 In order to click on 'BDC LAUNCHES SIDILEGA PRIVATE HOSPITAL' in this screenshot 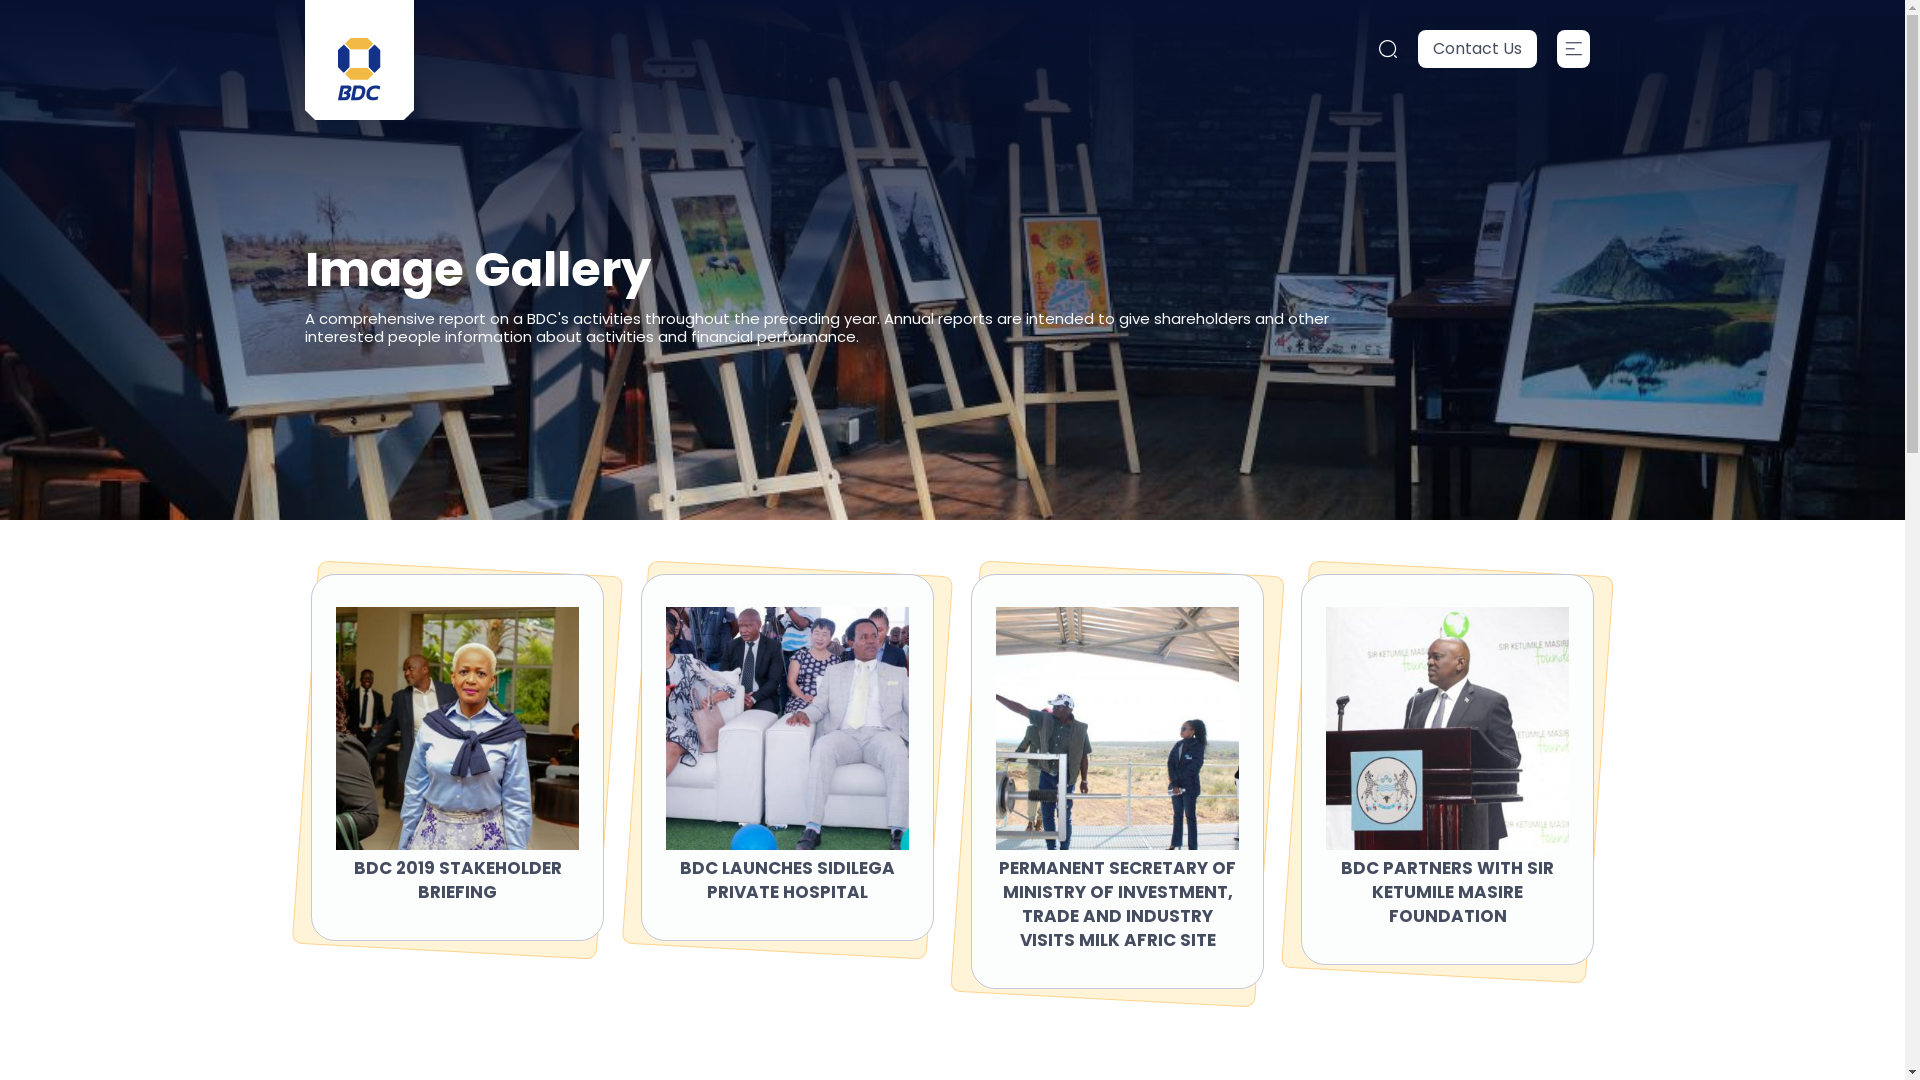, I will do `click(786, 878)`.